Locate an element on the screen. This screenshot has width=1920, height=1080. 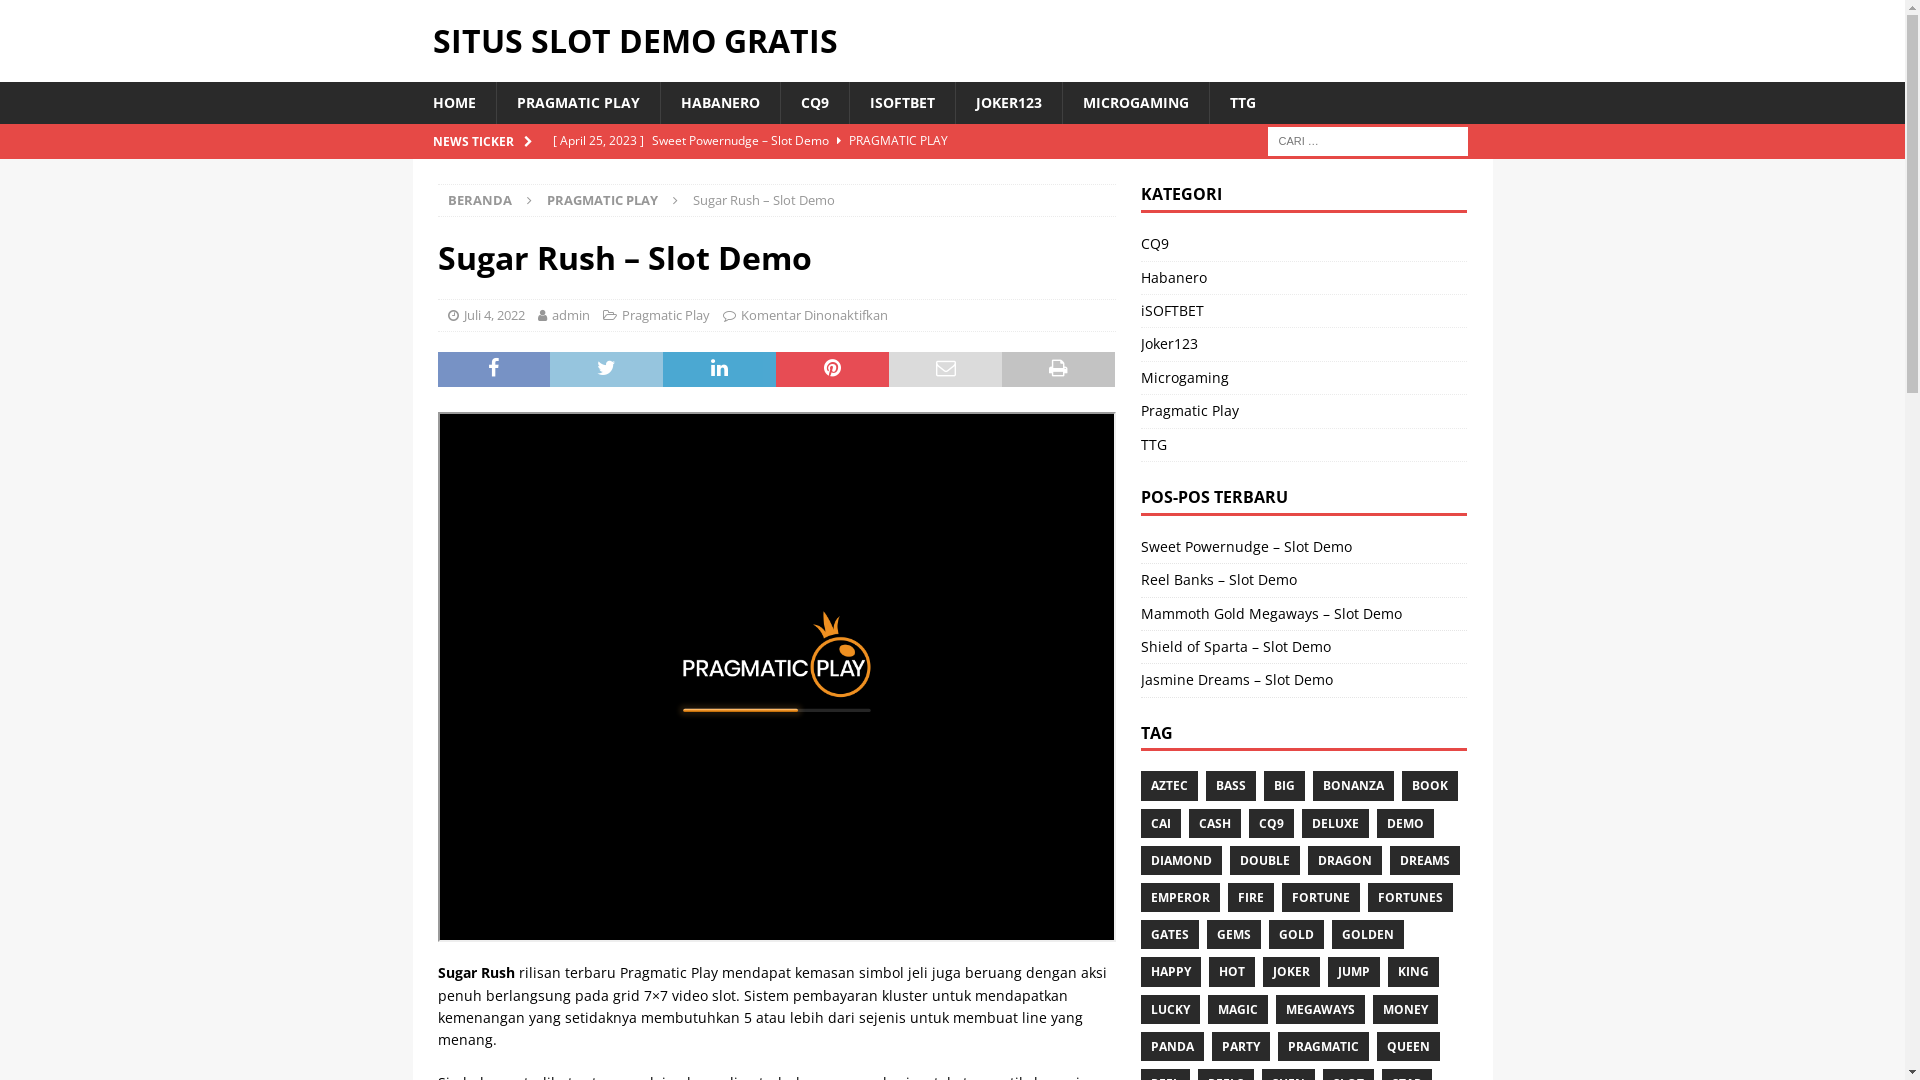
'CQ9' is located at coordinates (1304, 245).